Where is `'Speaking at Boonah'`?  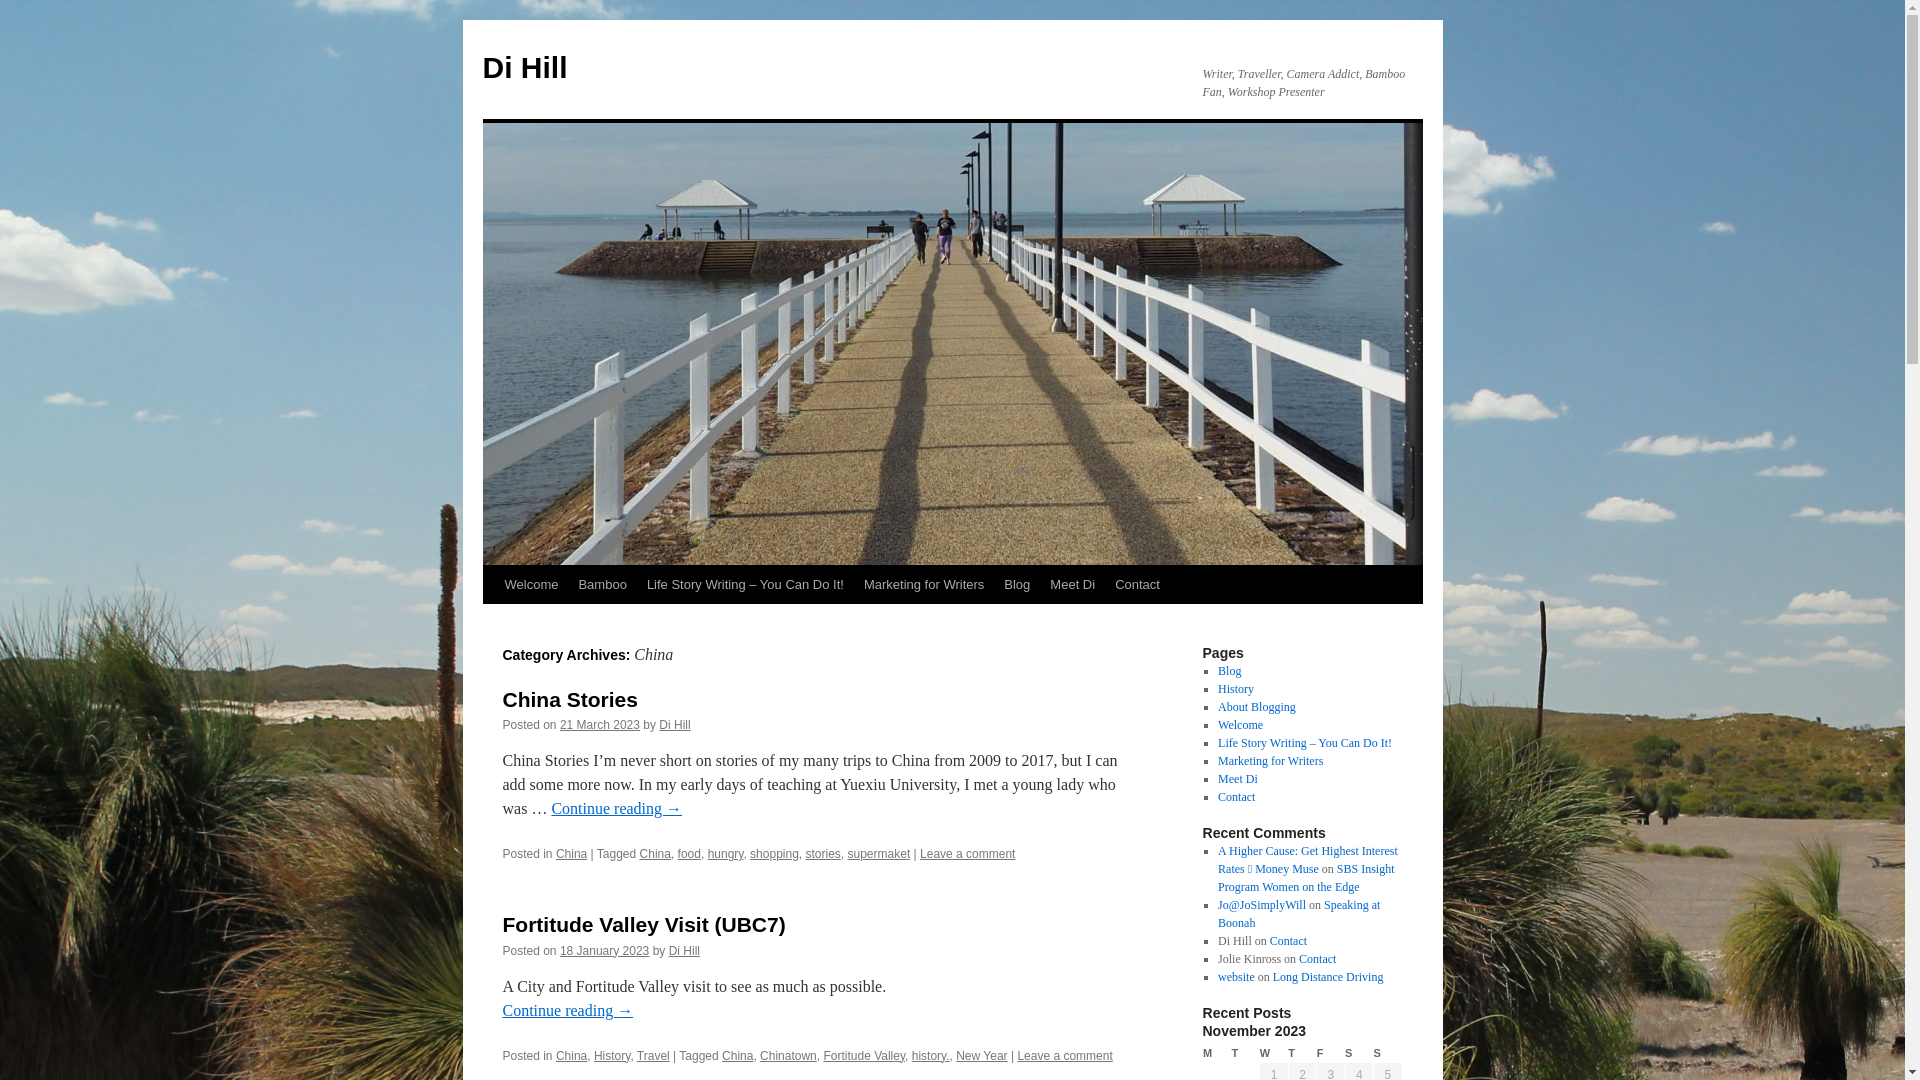 'Speaking at Boonah' is located at coordinates (1299, 914).